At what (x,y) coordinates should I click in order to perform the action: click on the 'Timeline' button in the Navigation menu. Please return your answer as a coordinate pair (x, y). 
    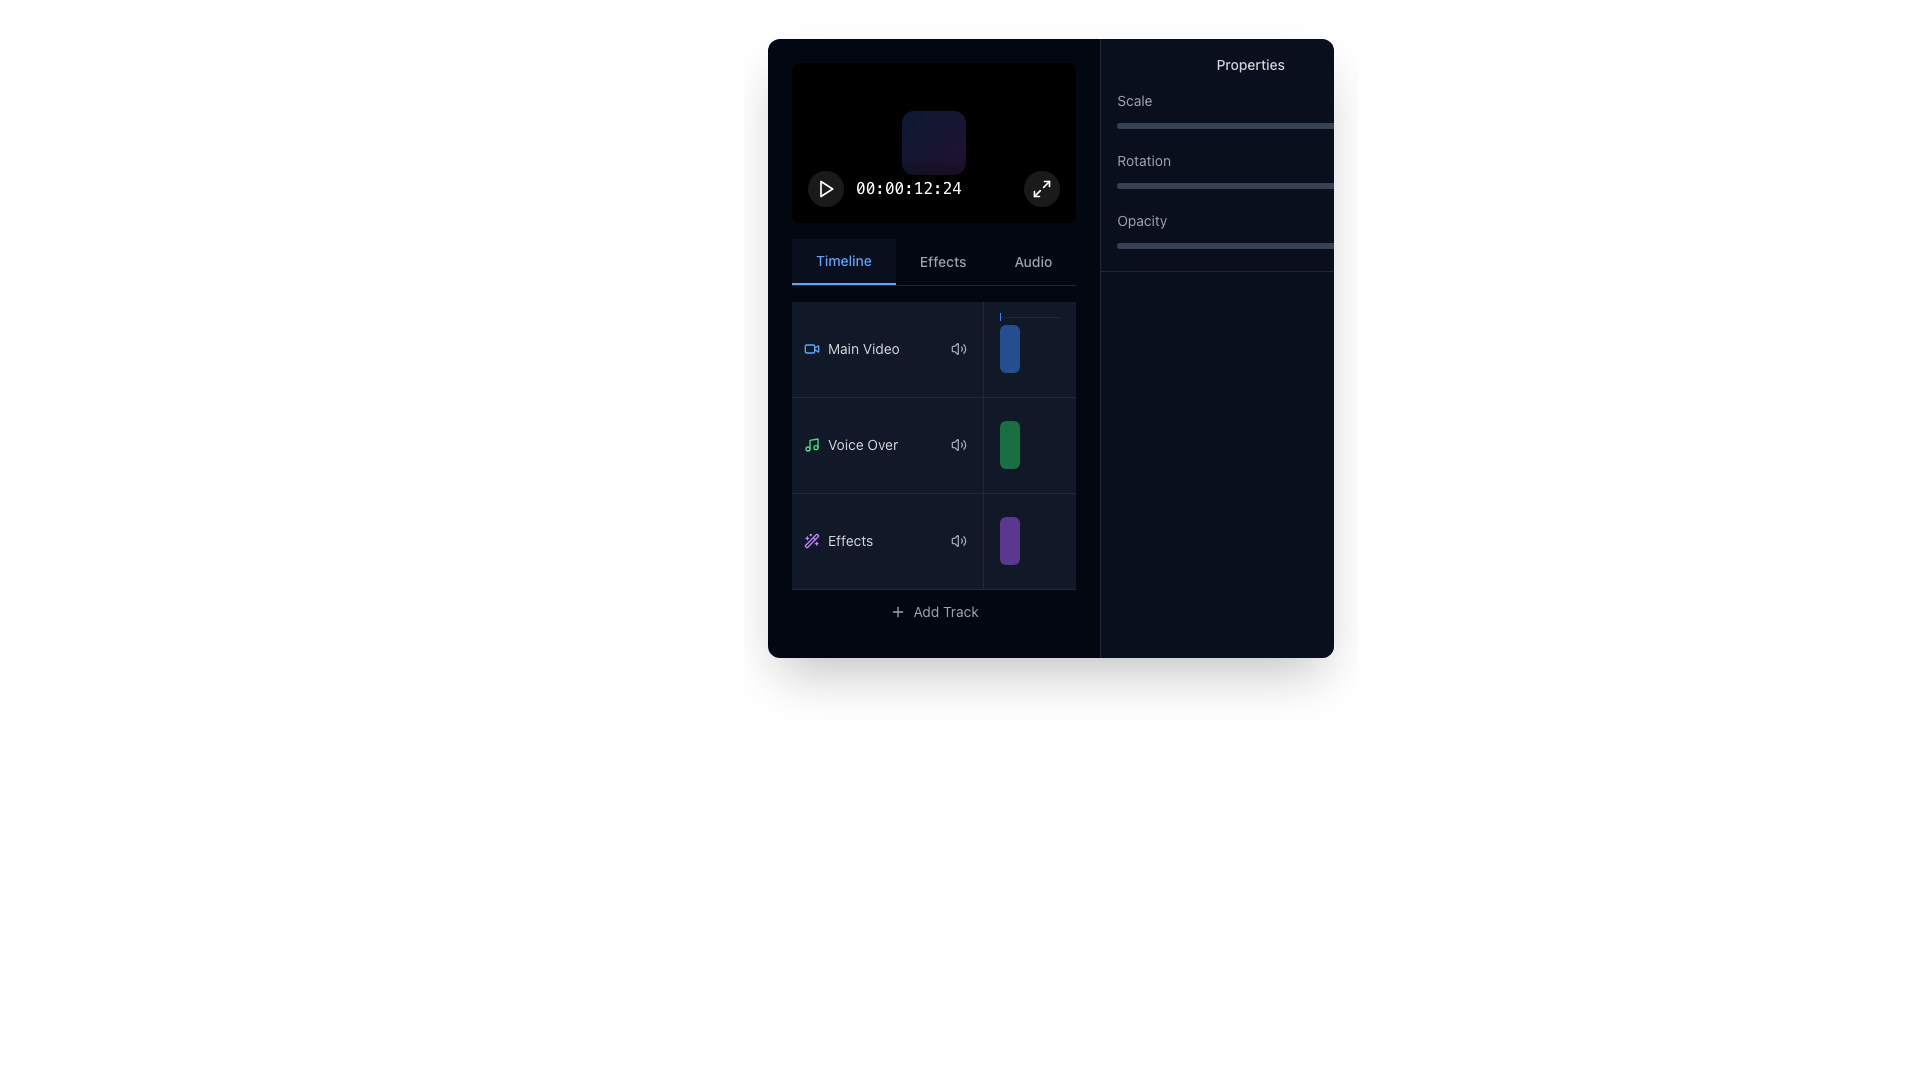
    Looking at the image, I should click on (933, 261).